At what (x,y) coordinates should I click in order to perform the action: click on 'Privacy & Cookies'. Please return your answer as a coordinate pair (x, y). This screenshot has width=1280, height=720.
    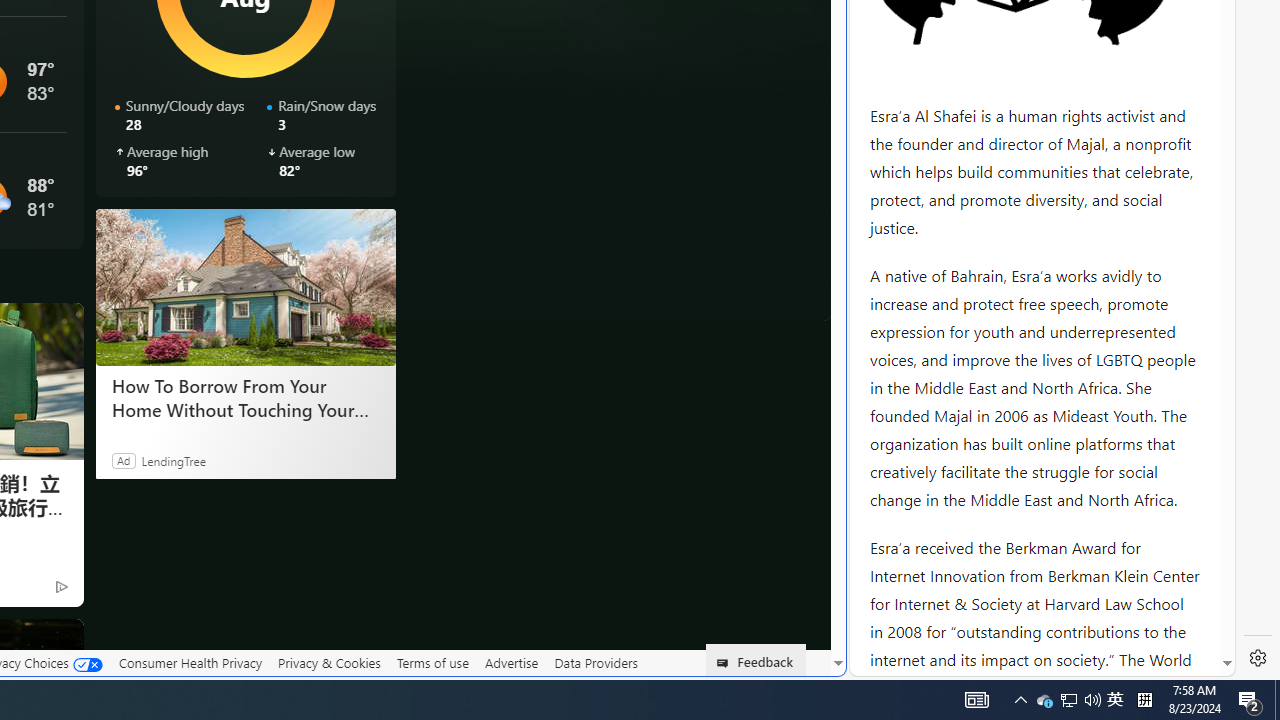
    Looking at the image, I should click on (329, 662).